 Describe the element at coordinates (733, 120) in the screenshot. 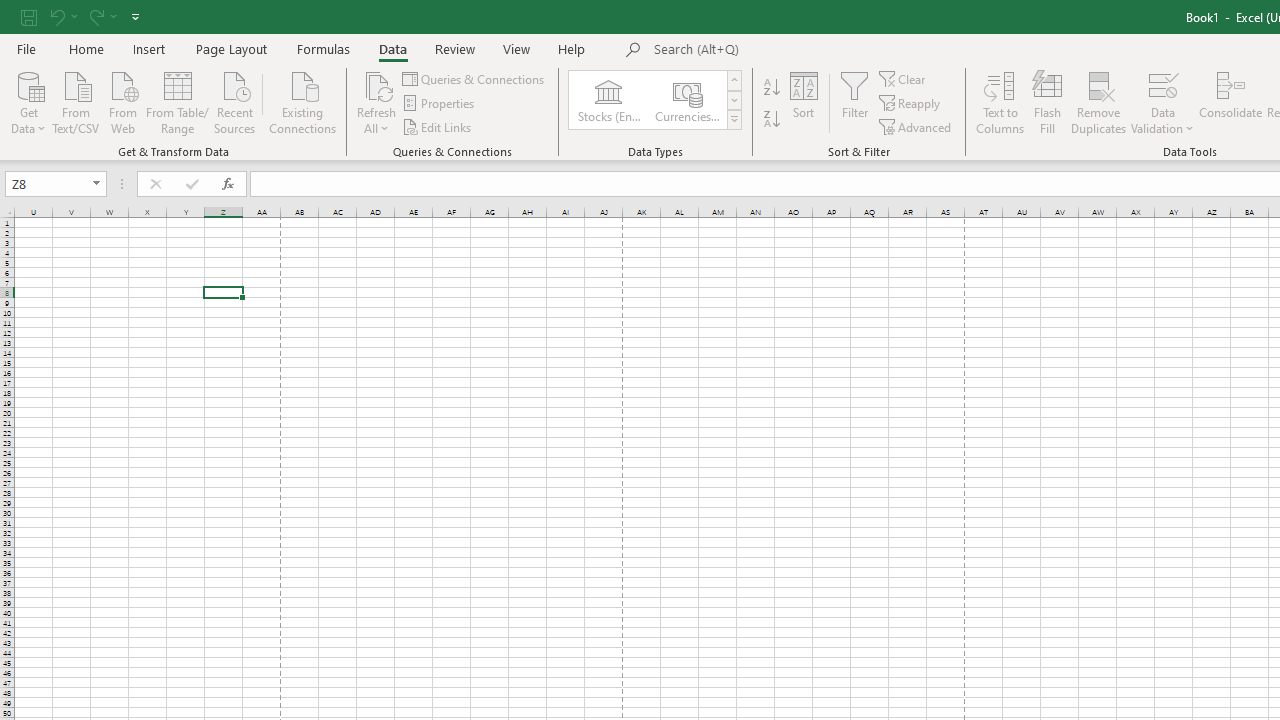

I see `'Data Types'` at that location.